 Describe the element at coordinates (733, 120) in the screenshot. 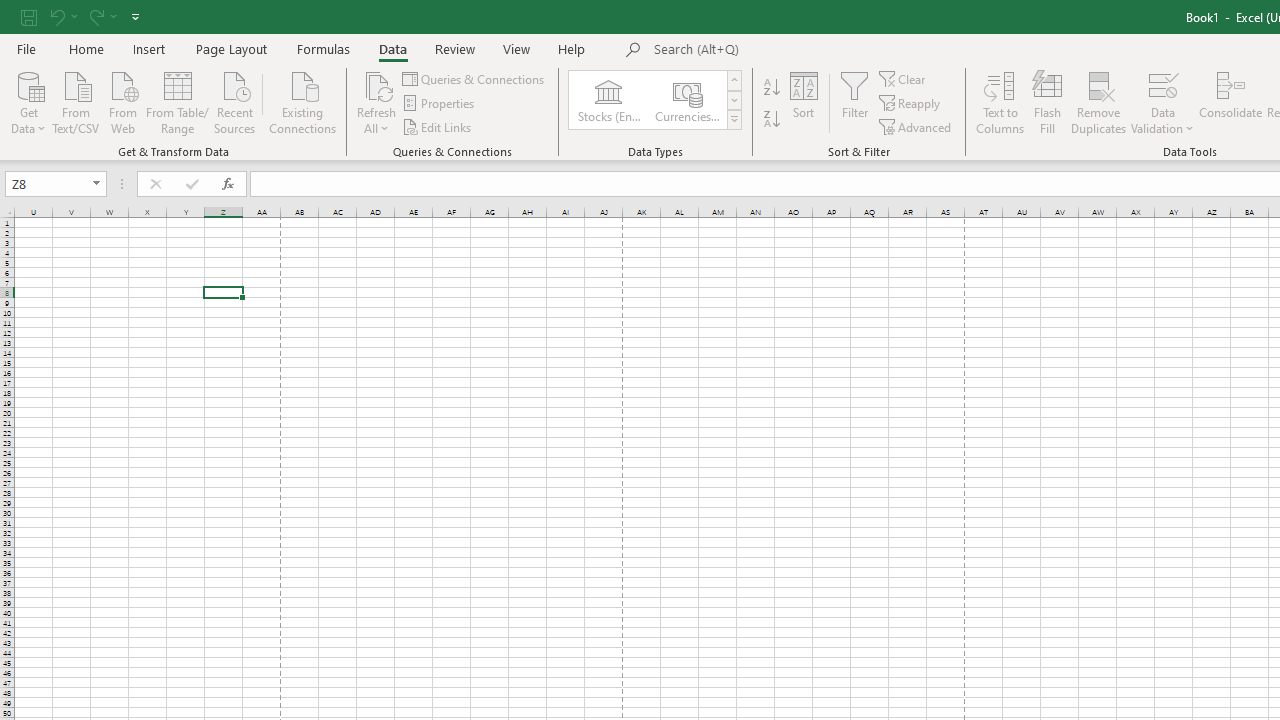

I see `'Data Types'` at that location.